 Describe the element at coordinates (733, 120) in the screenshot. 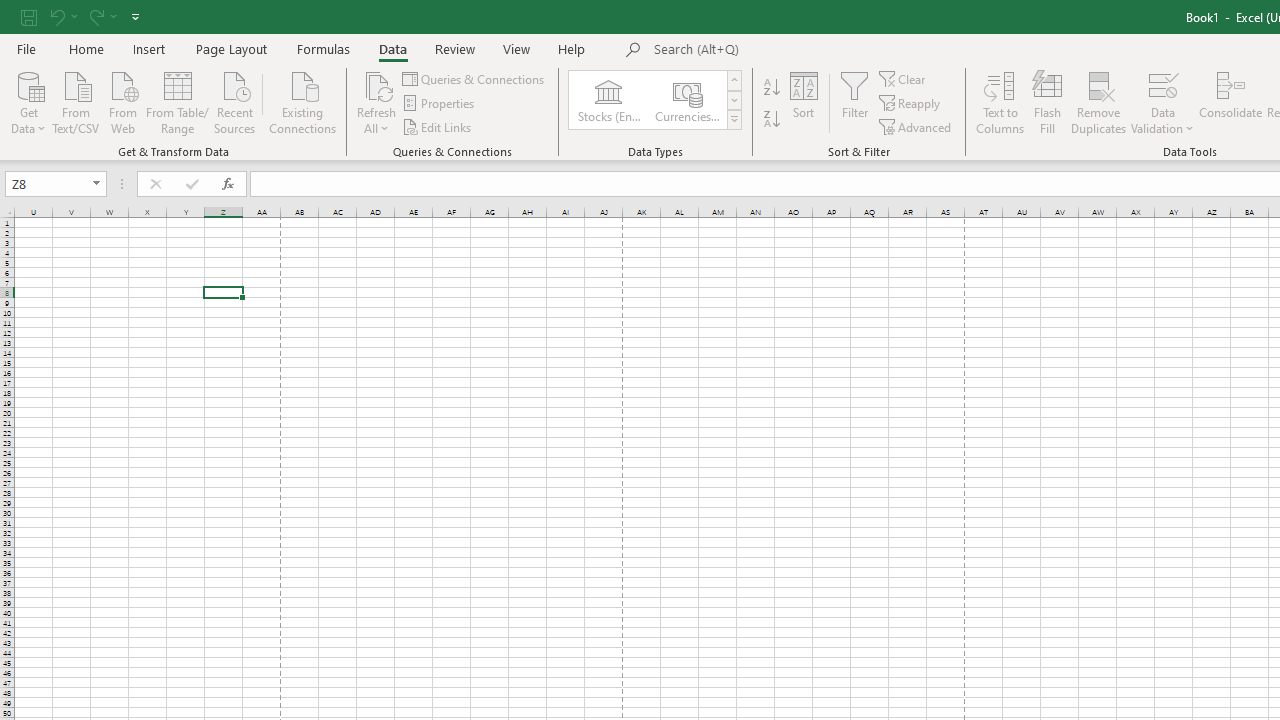

I see `'Data Types'` at that location.